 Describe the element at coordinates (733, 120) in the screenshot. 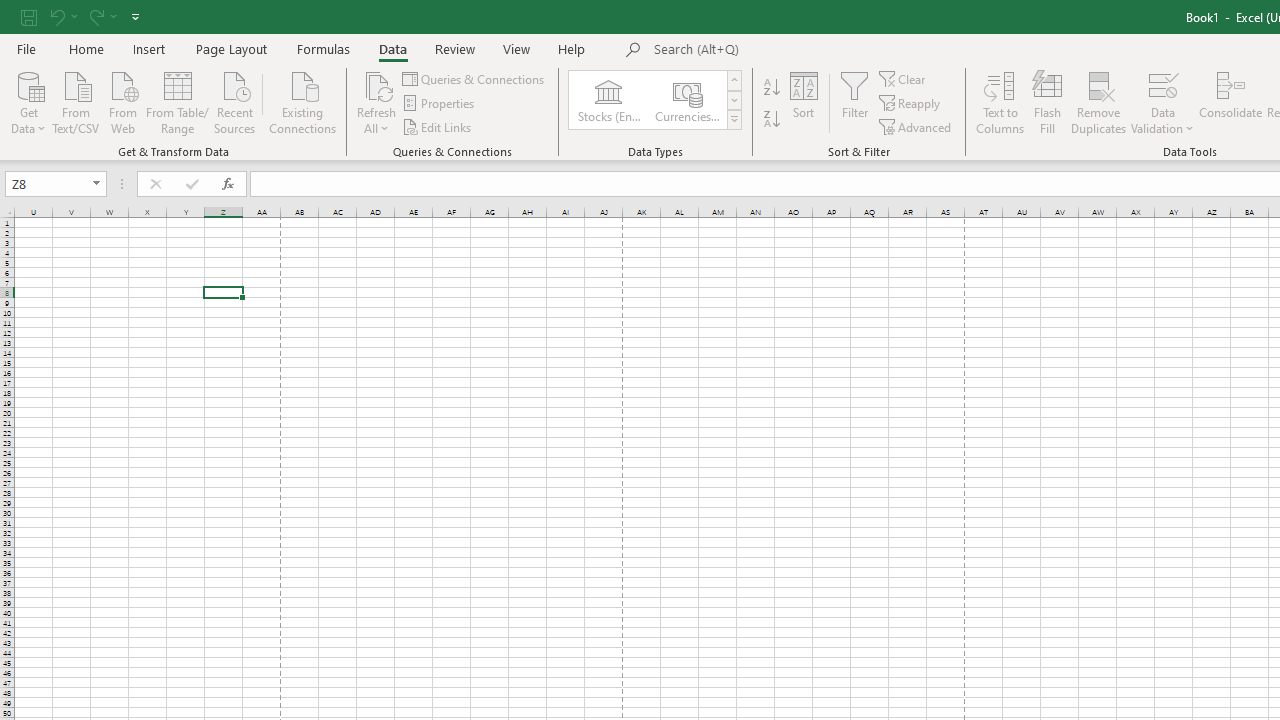

I see `'Data Types'` at that location.